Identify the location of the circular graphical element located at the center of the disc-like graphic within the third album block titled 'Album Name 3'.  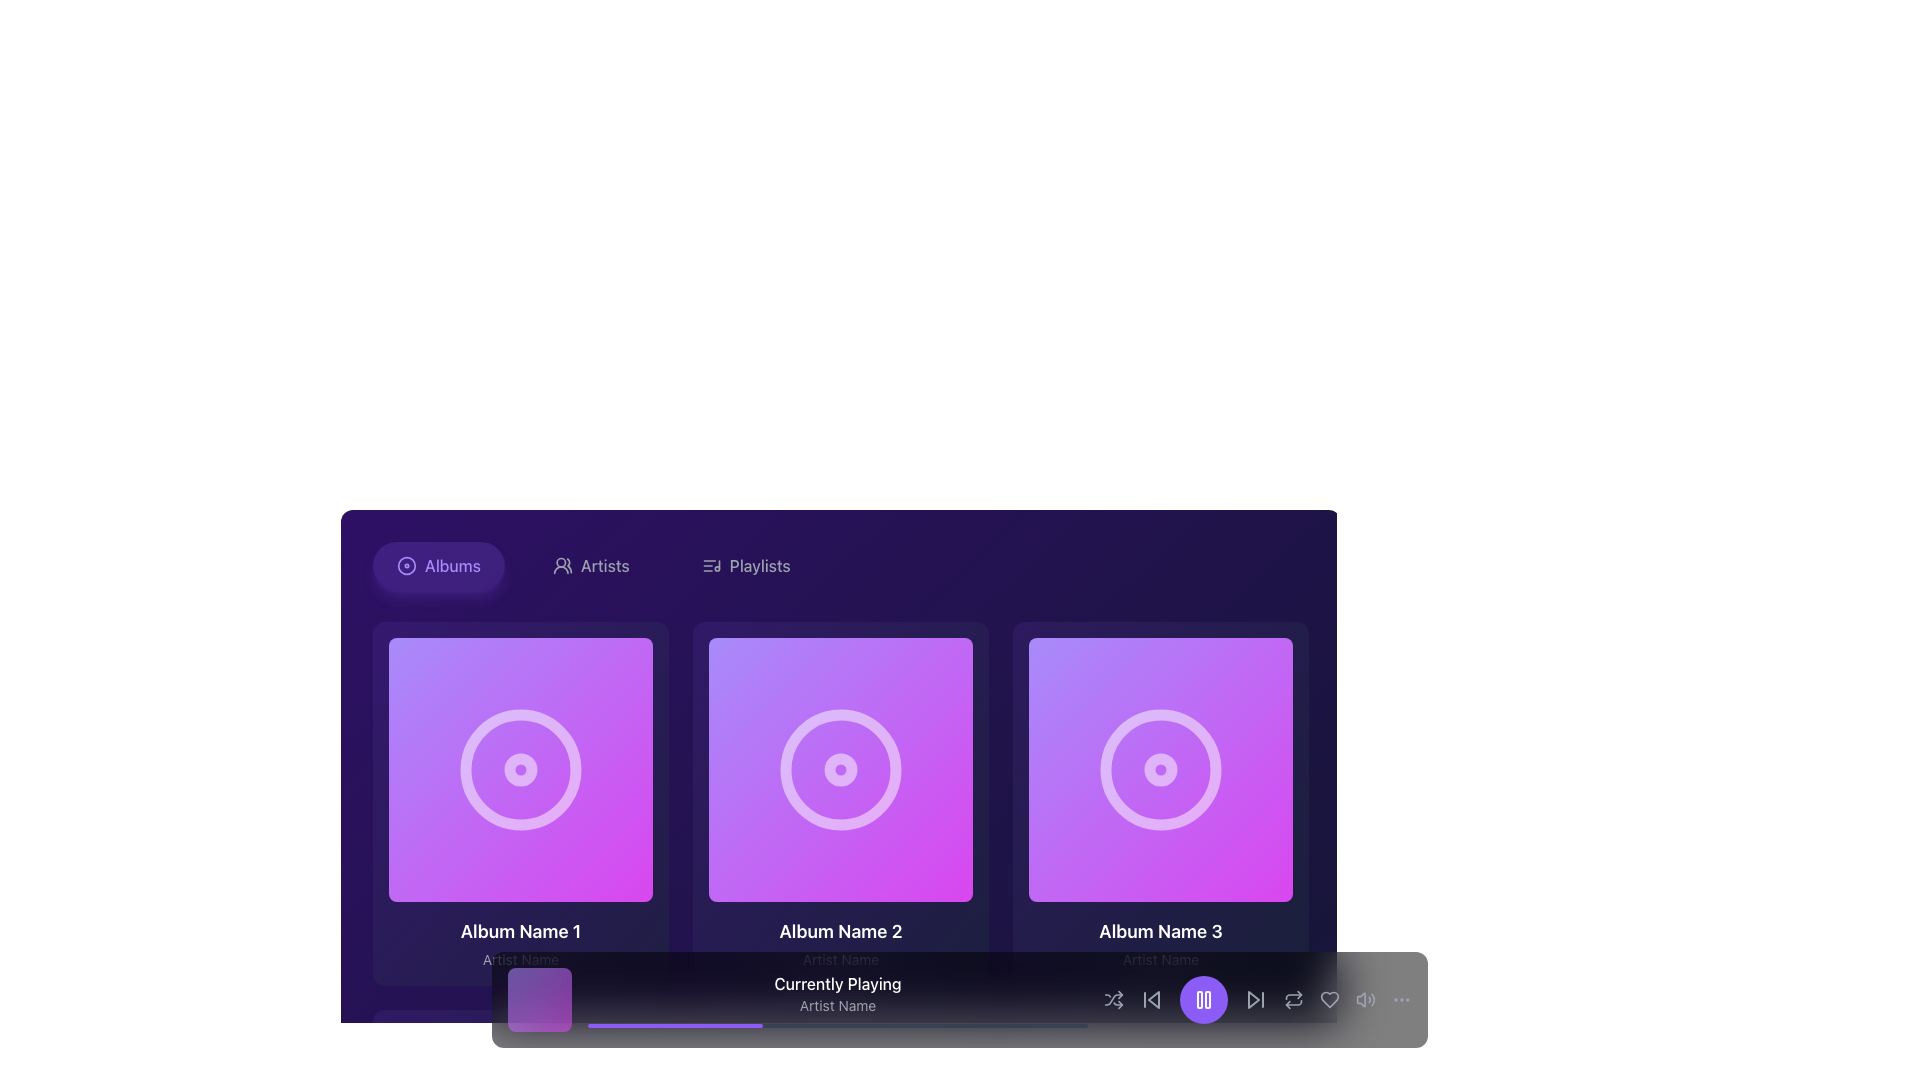
(1161, 769).